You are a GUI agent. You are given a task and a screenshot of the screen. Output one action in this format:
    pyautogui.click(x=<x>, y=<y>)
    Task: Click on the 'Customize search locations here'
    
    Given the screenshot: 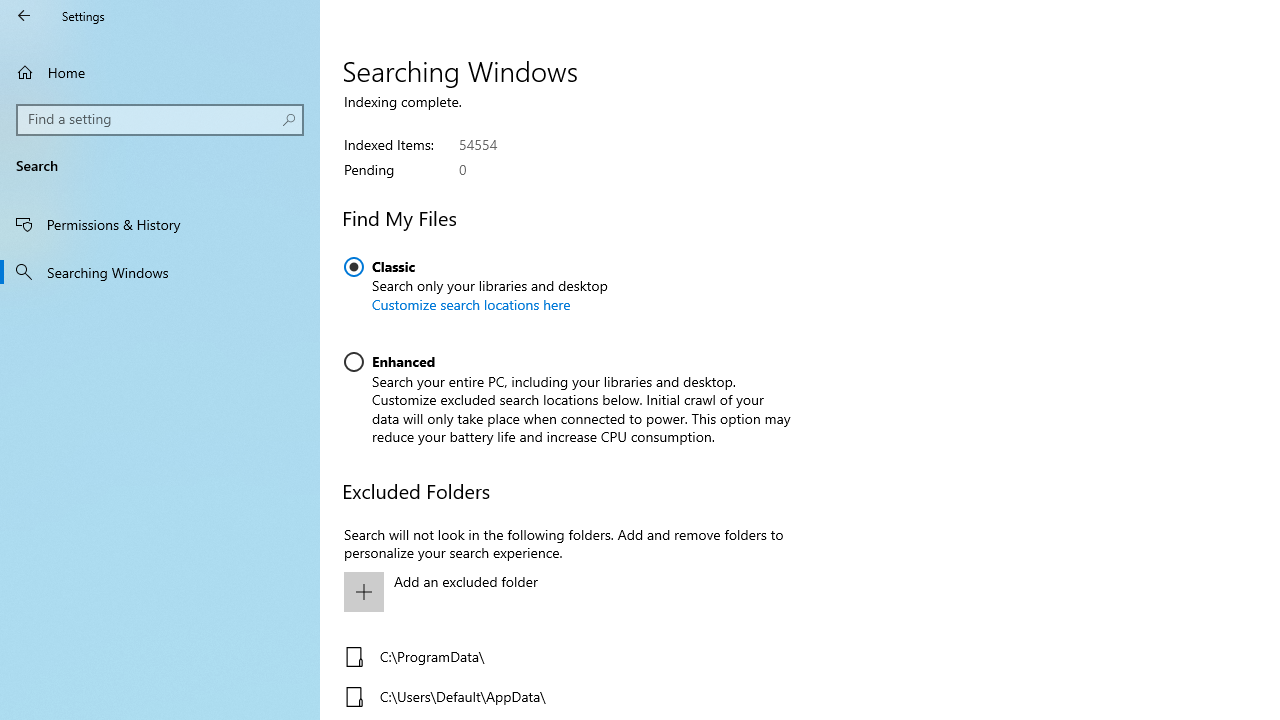 What is the action you would take?
    pyautogui.click(x=470, y=304)
    